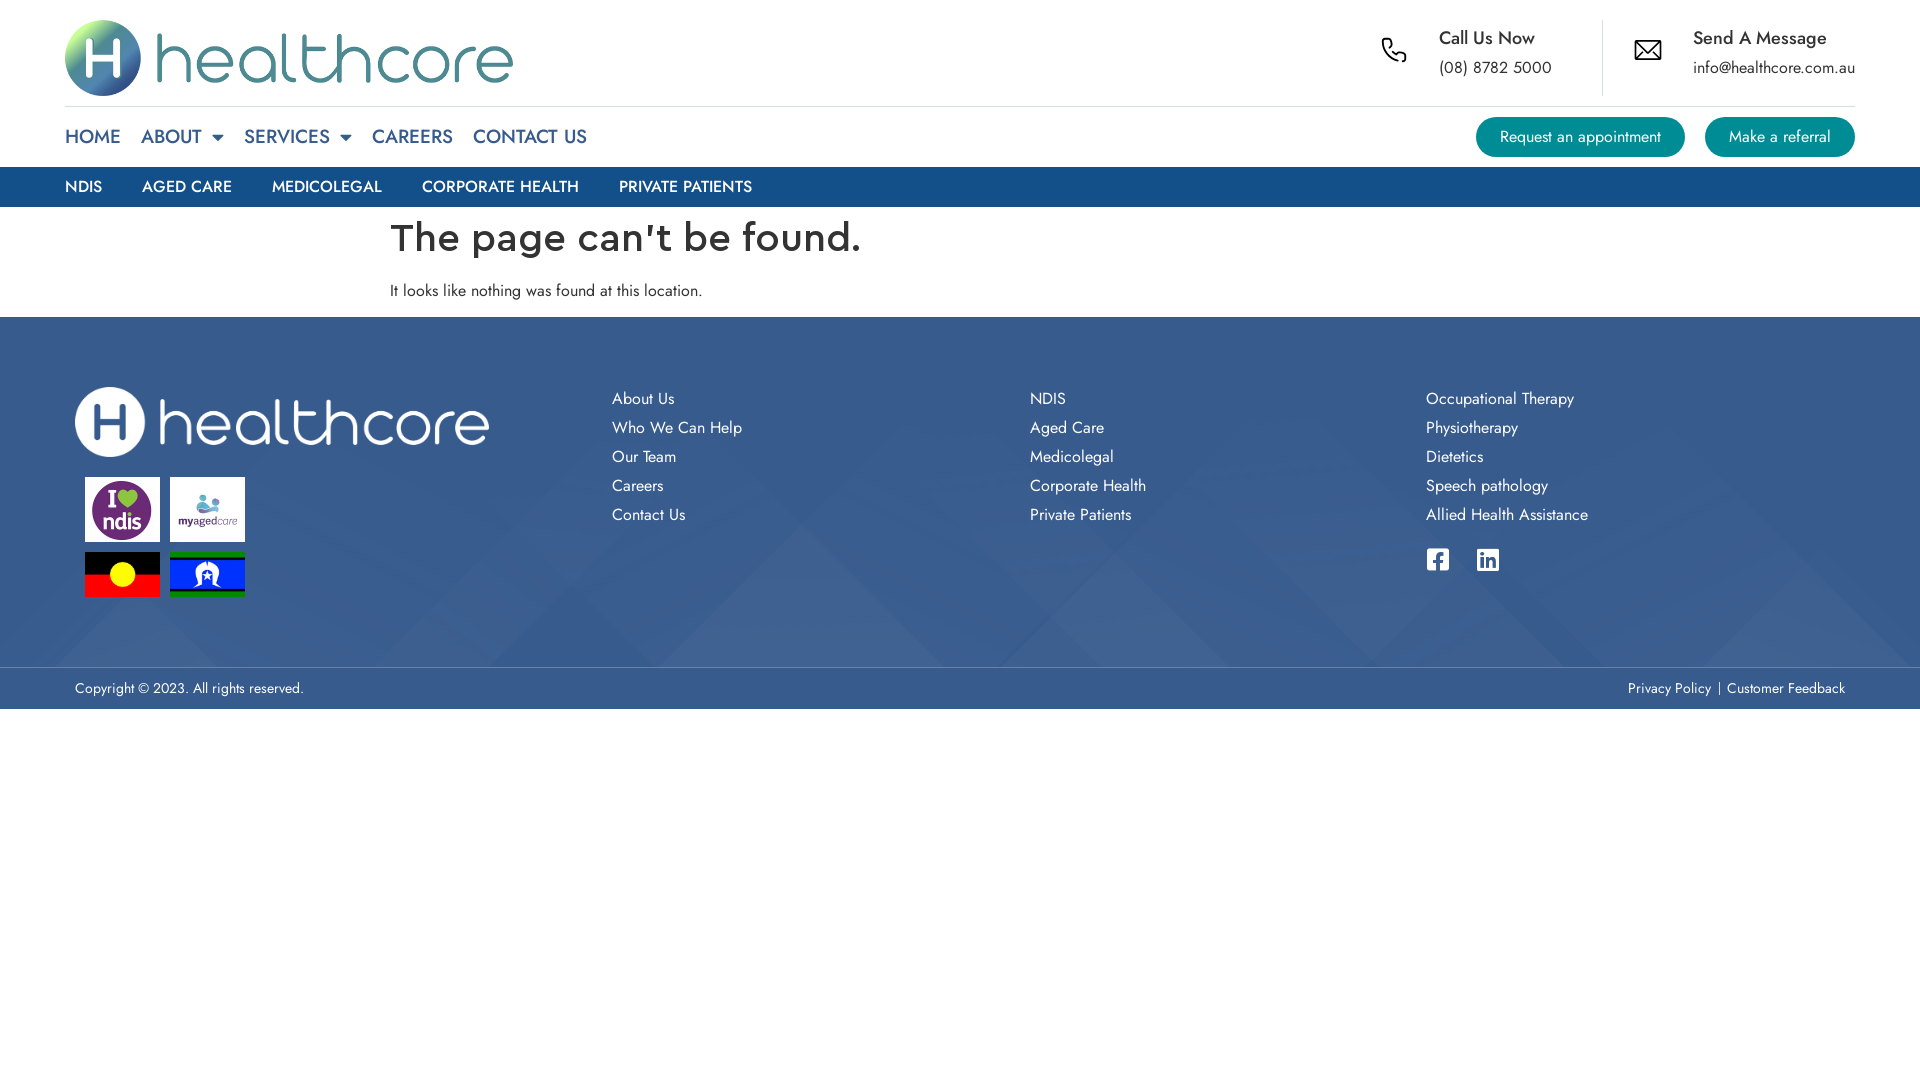  Describe the element at coordinates (1476, 136) in the screenshot. I see `'Request an appointment'` at that location.